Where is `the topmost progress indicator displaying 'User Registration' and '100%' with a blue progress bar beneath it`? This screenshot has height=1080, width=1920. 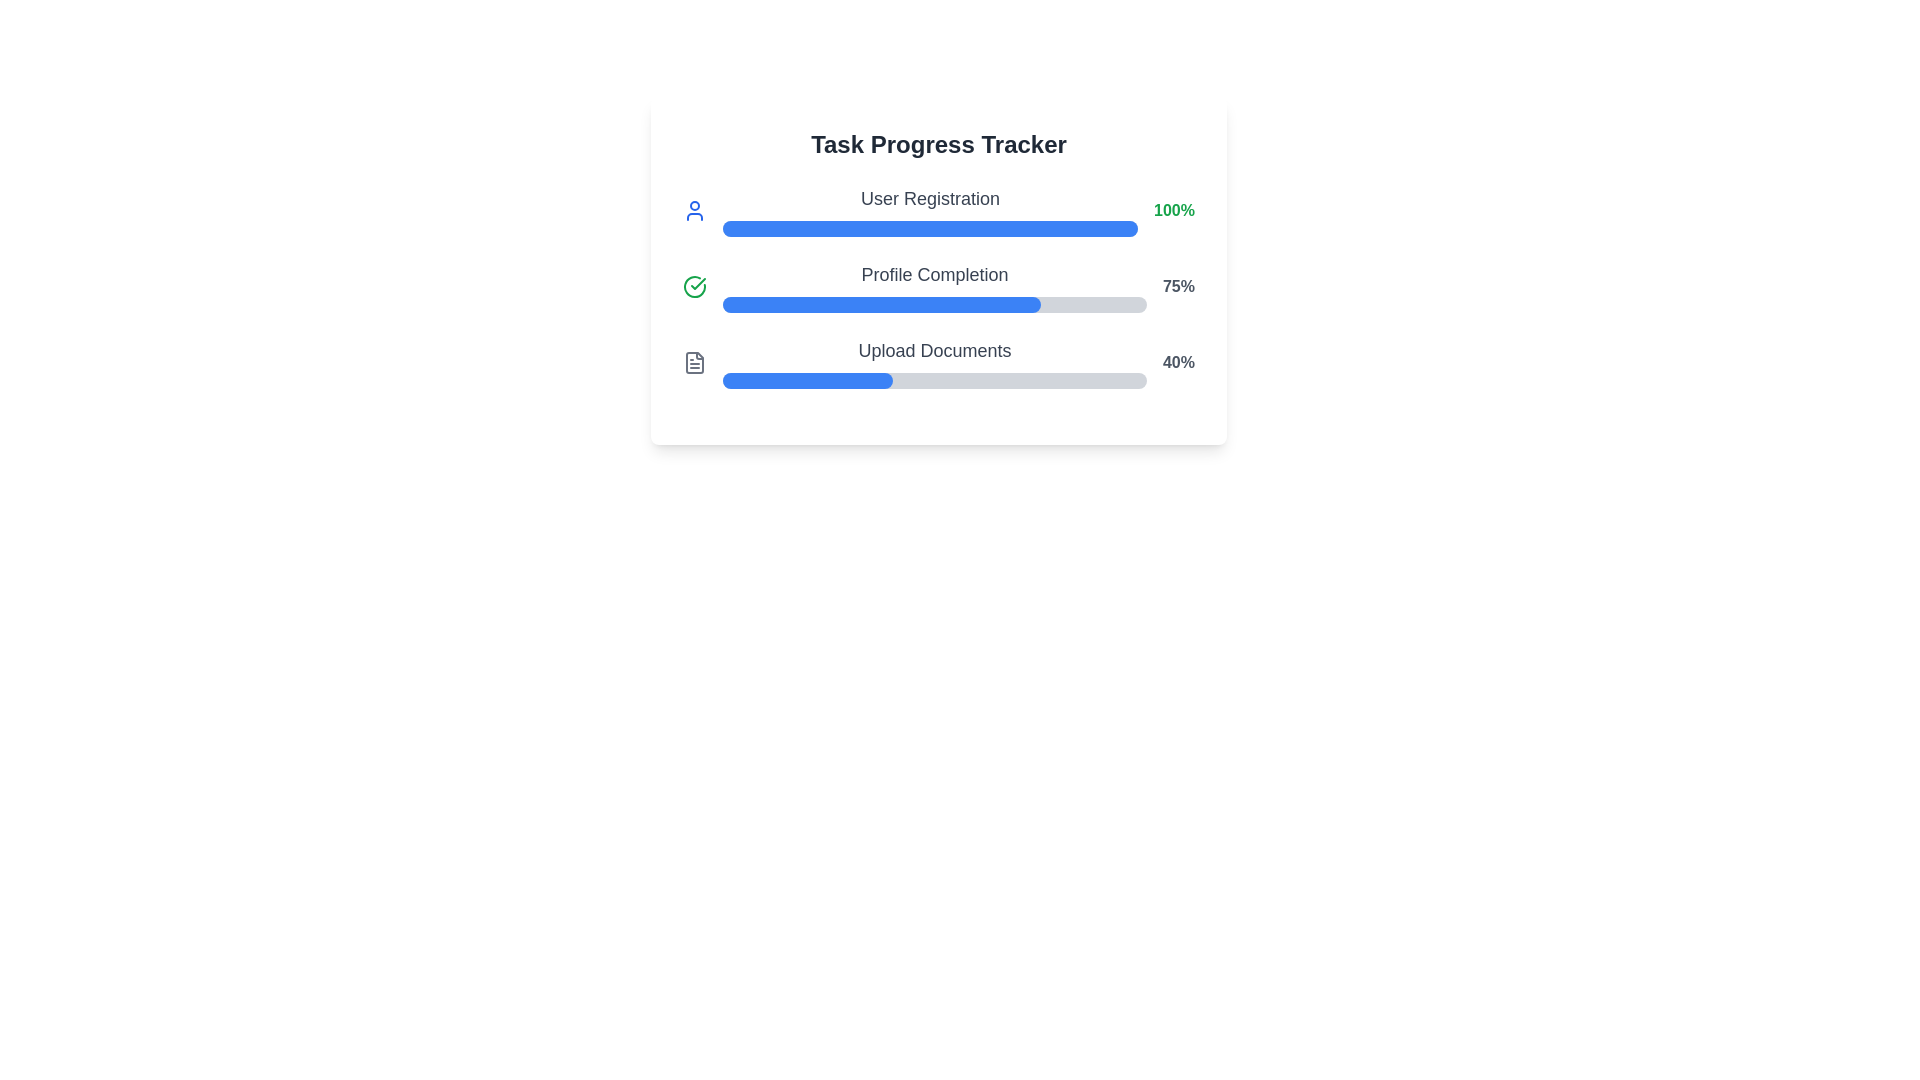 the topmost progress indicator displaying 'User Registration' and '100%' with a blue progress bar beneath it is located at coordinates (938, 211).